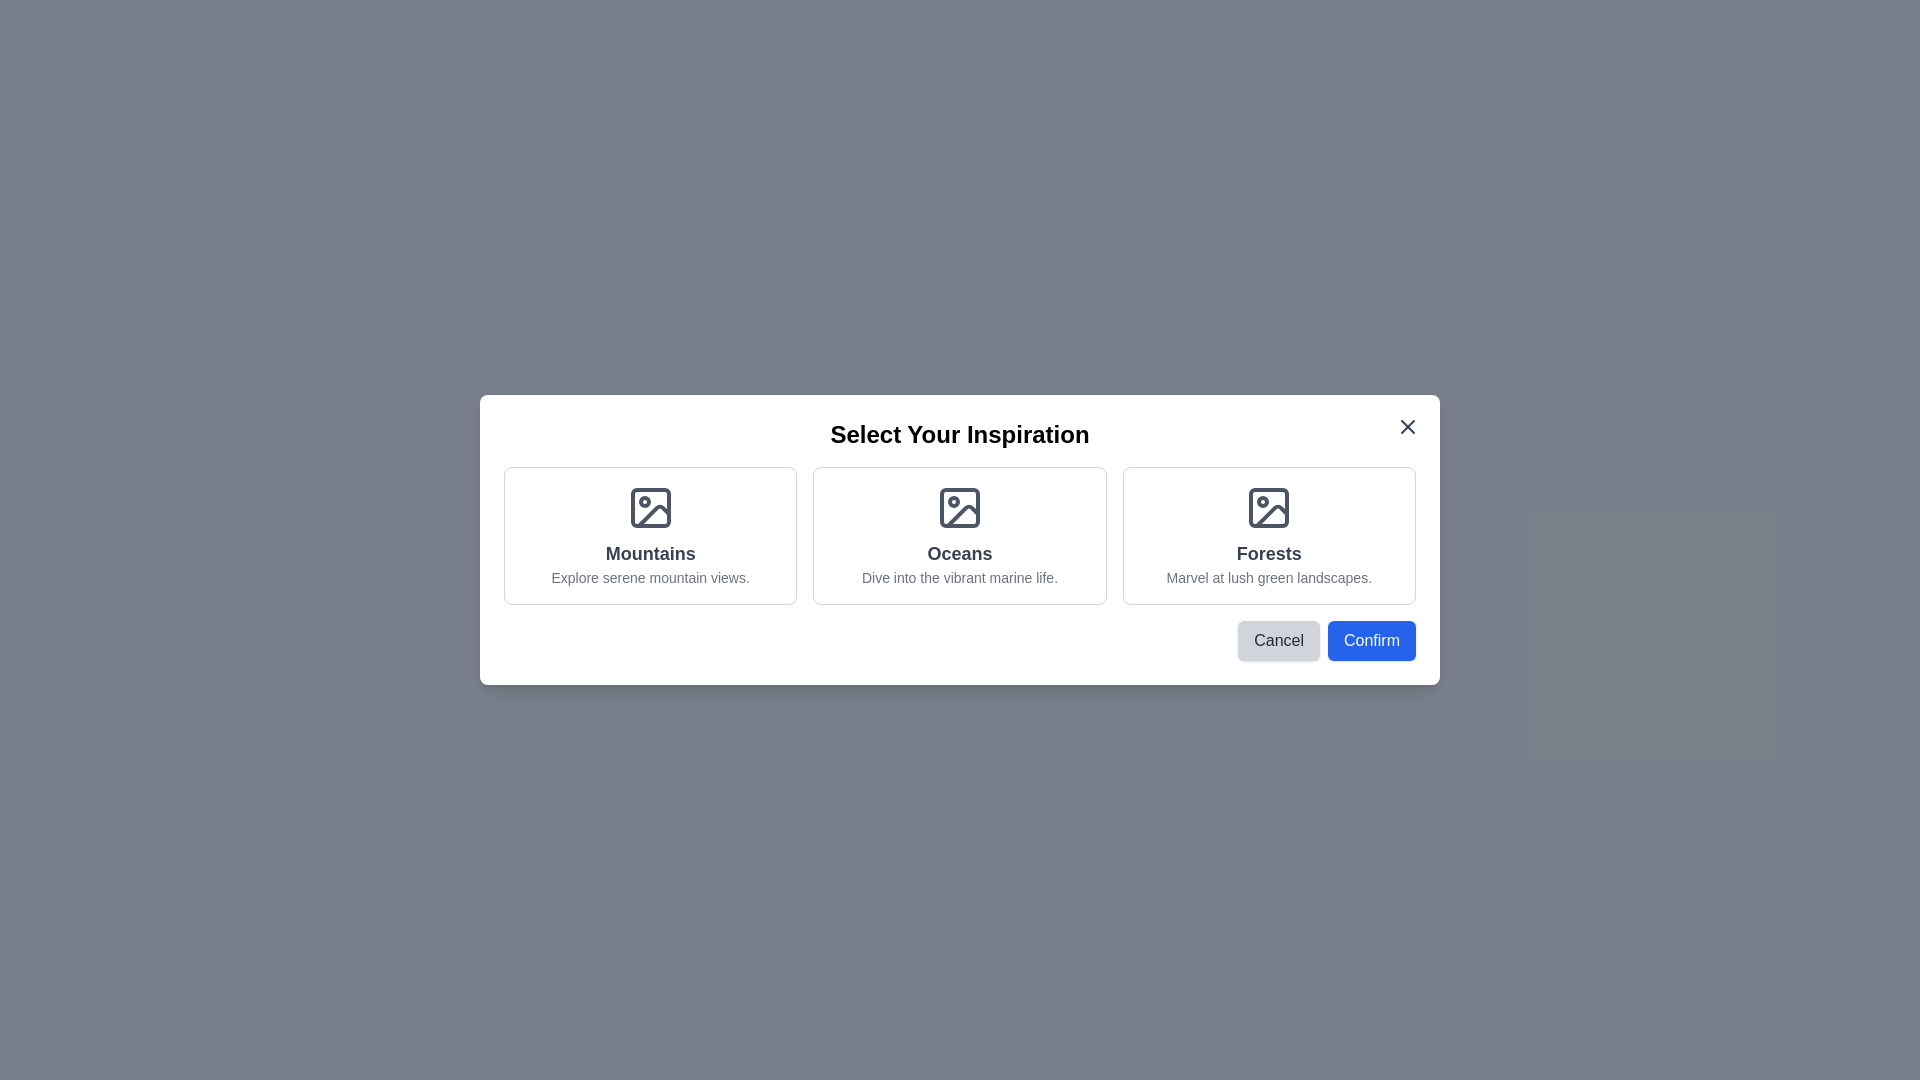 This screenshot has height=1080, width=1920. I want to click on the graphical background rectangle that is part of the 'Forests' icon in the selection menu, so click(1268, 507).